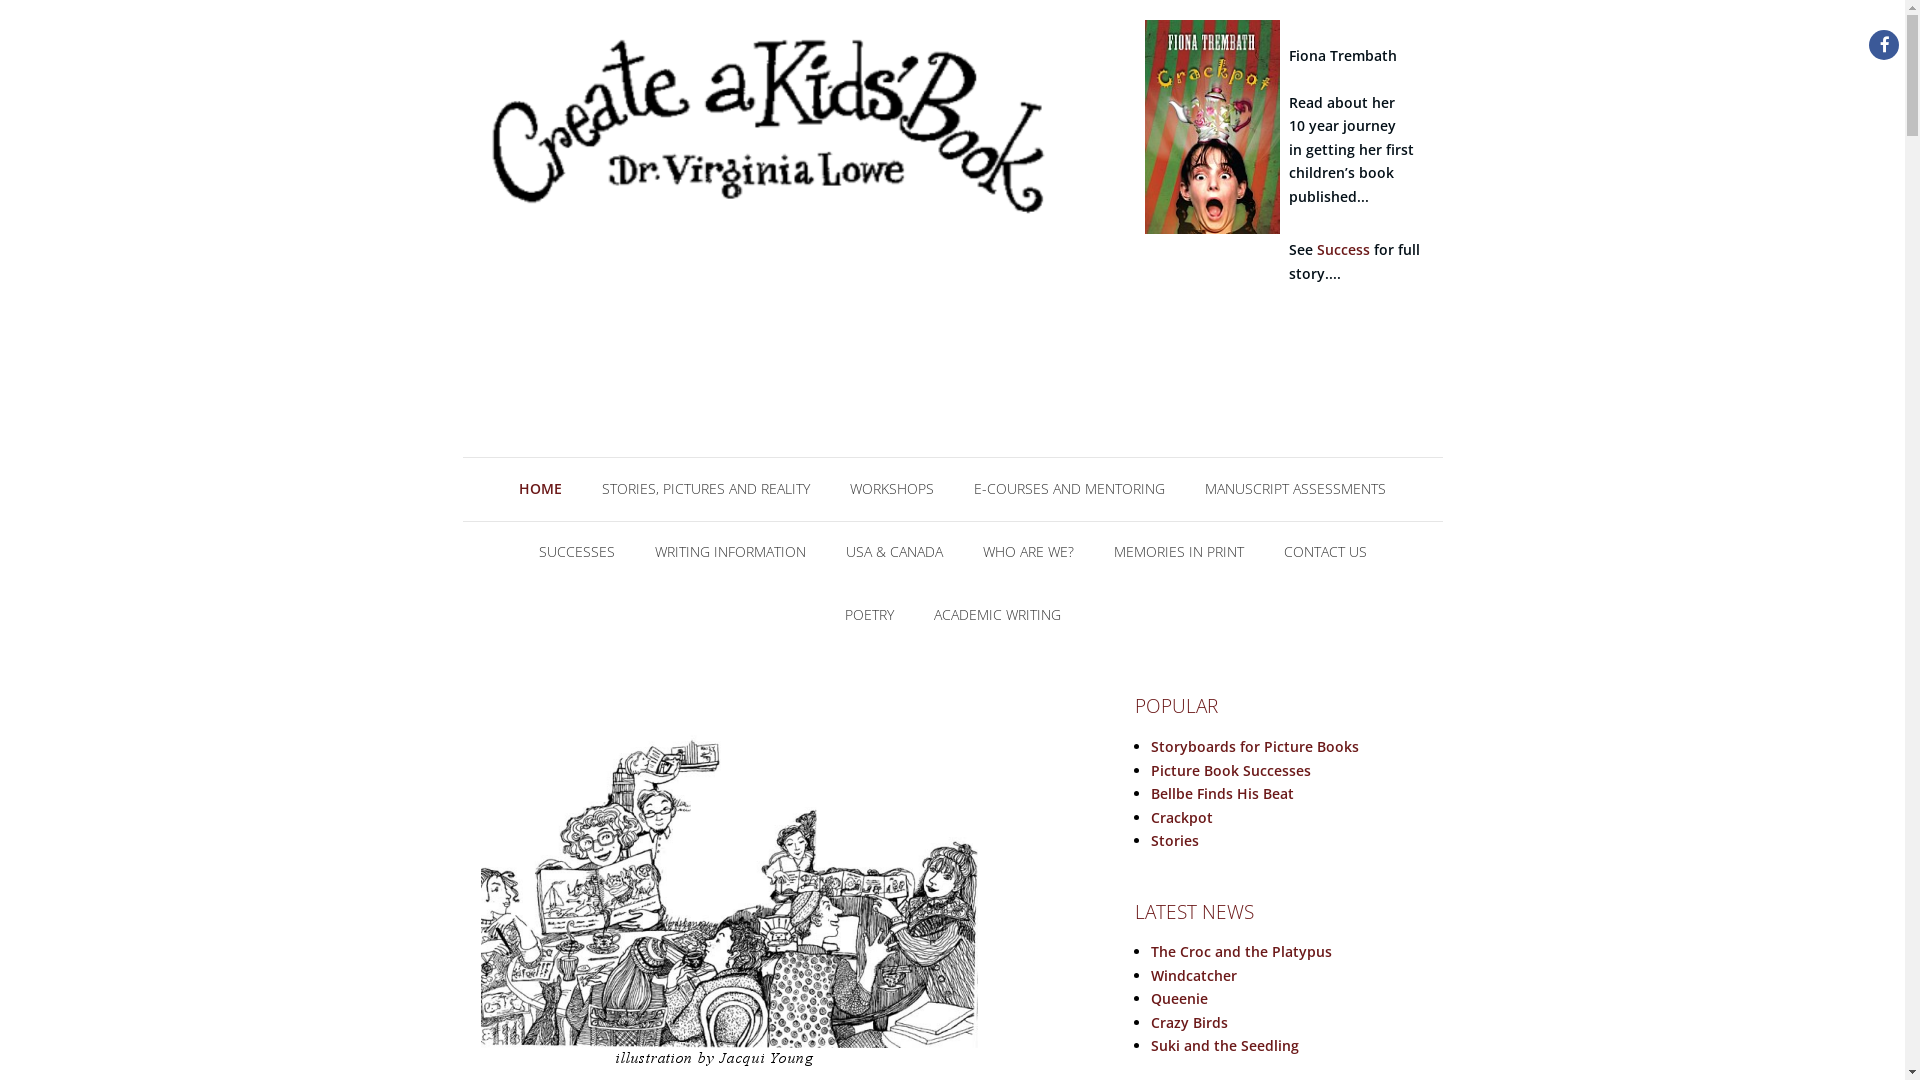 This screenshot has width=1920, height=1080. Describe the element at coordinates (1295, 486) in the screenshot. I see `'MANUSCRIPT ASSESSMENTS'` at that location.